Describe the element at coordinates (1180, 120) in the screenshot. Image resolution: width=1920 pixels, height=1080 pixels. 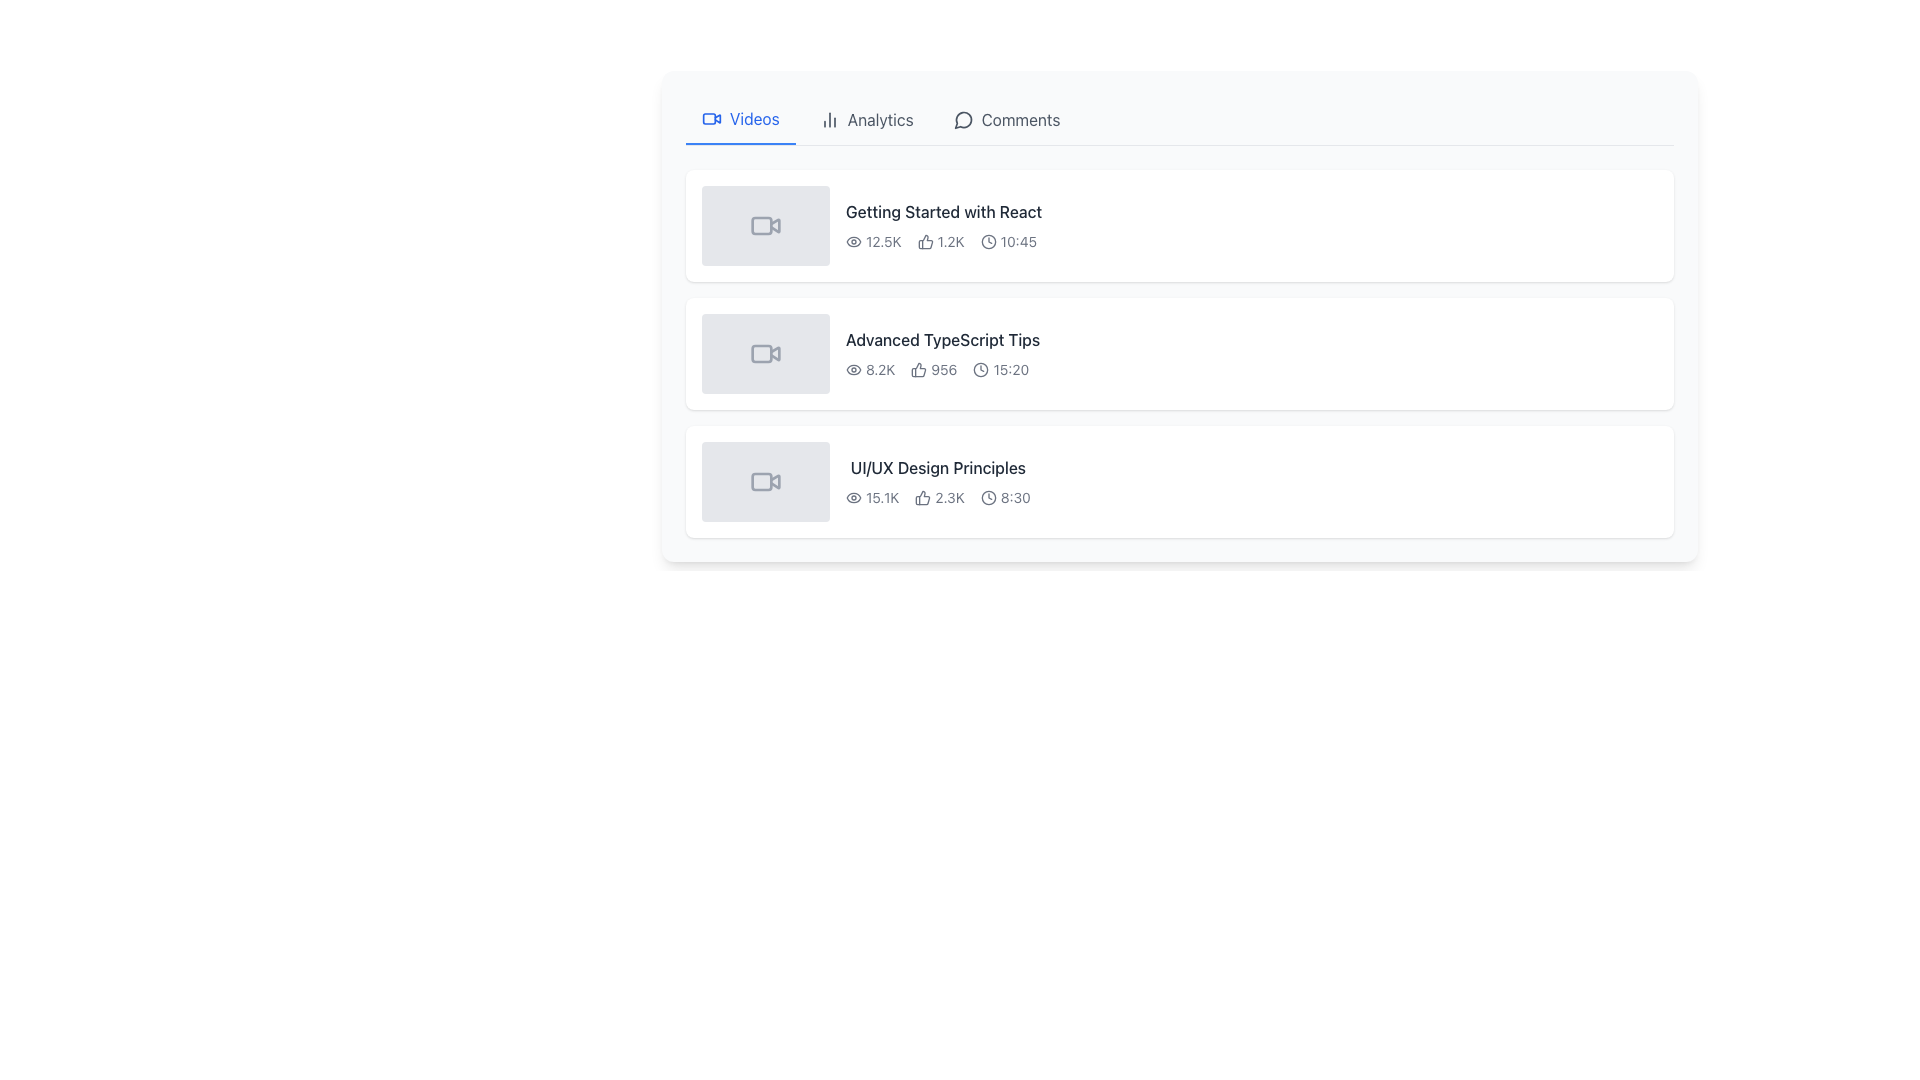
I see `the 'Analytics' tab in the horizontal navigation bar` at that location.